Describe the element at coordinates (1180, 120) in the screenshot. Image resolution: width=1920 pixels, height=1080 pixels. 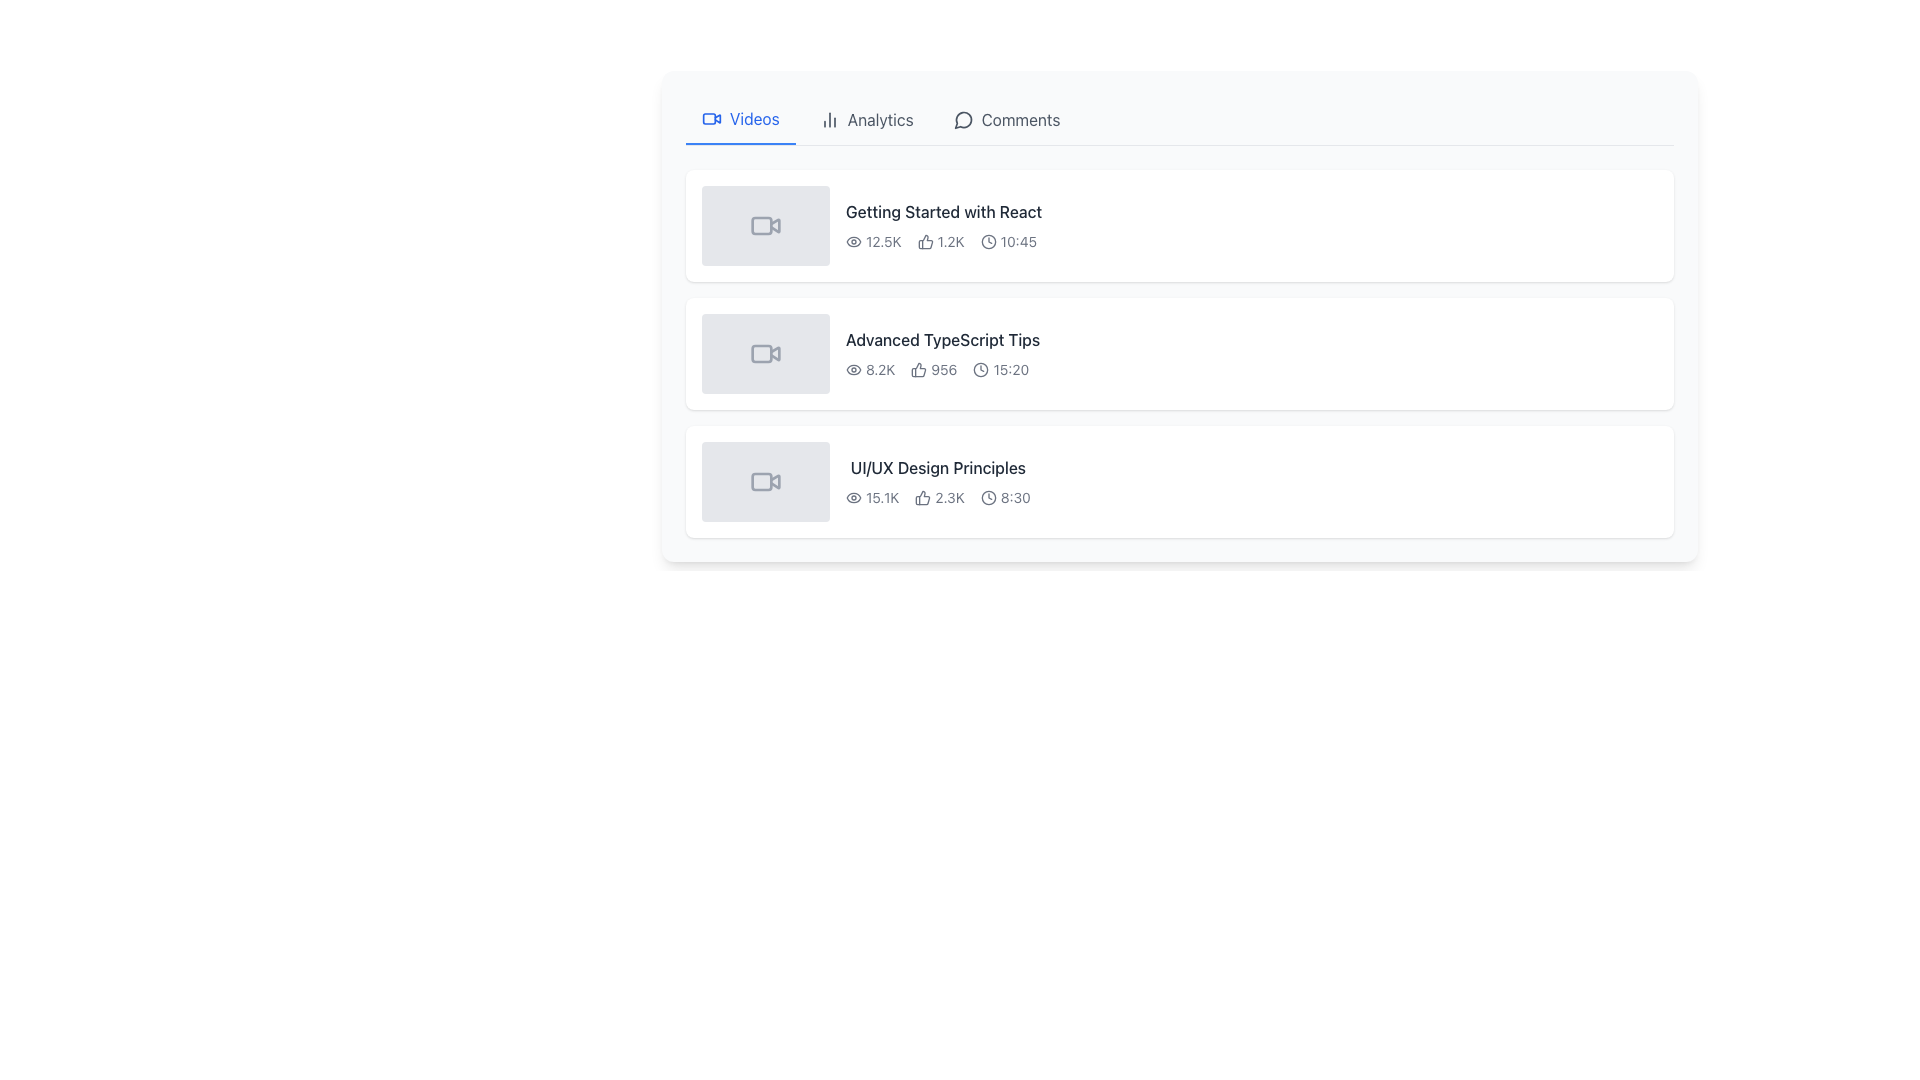
I see `the 'Analytics' tab in the horizontal navigation bar` at that location.